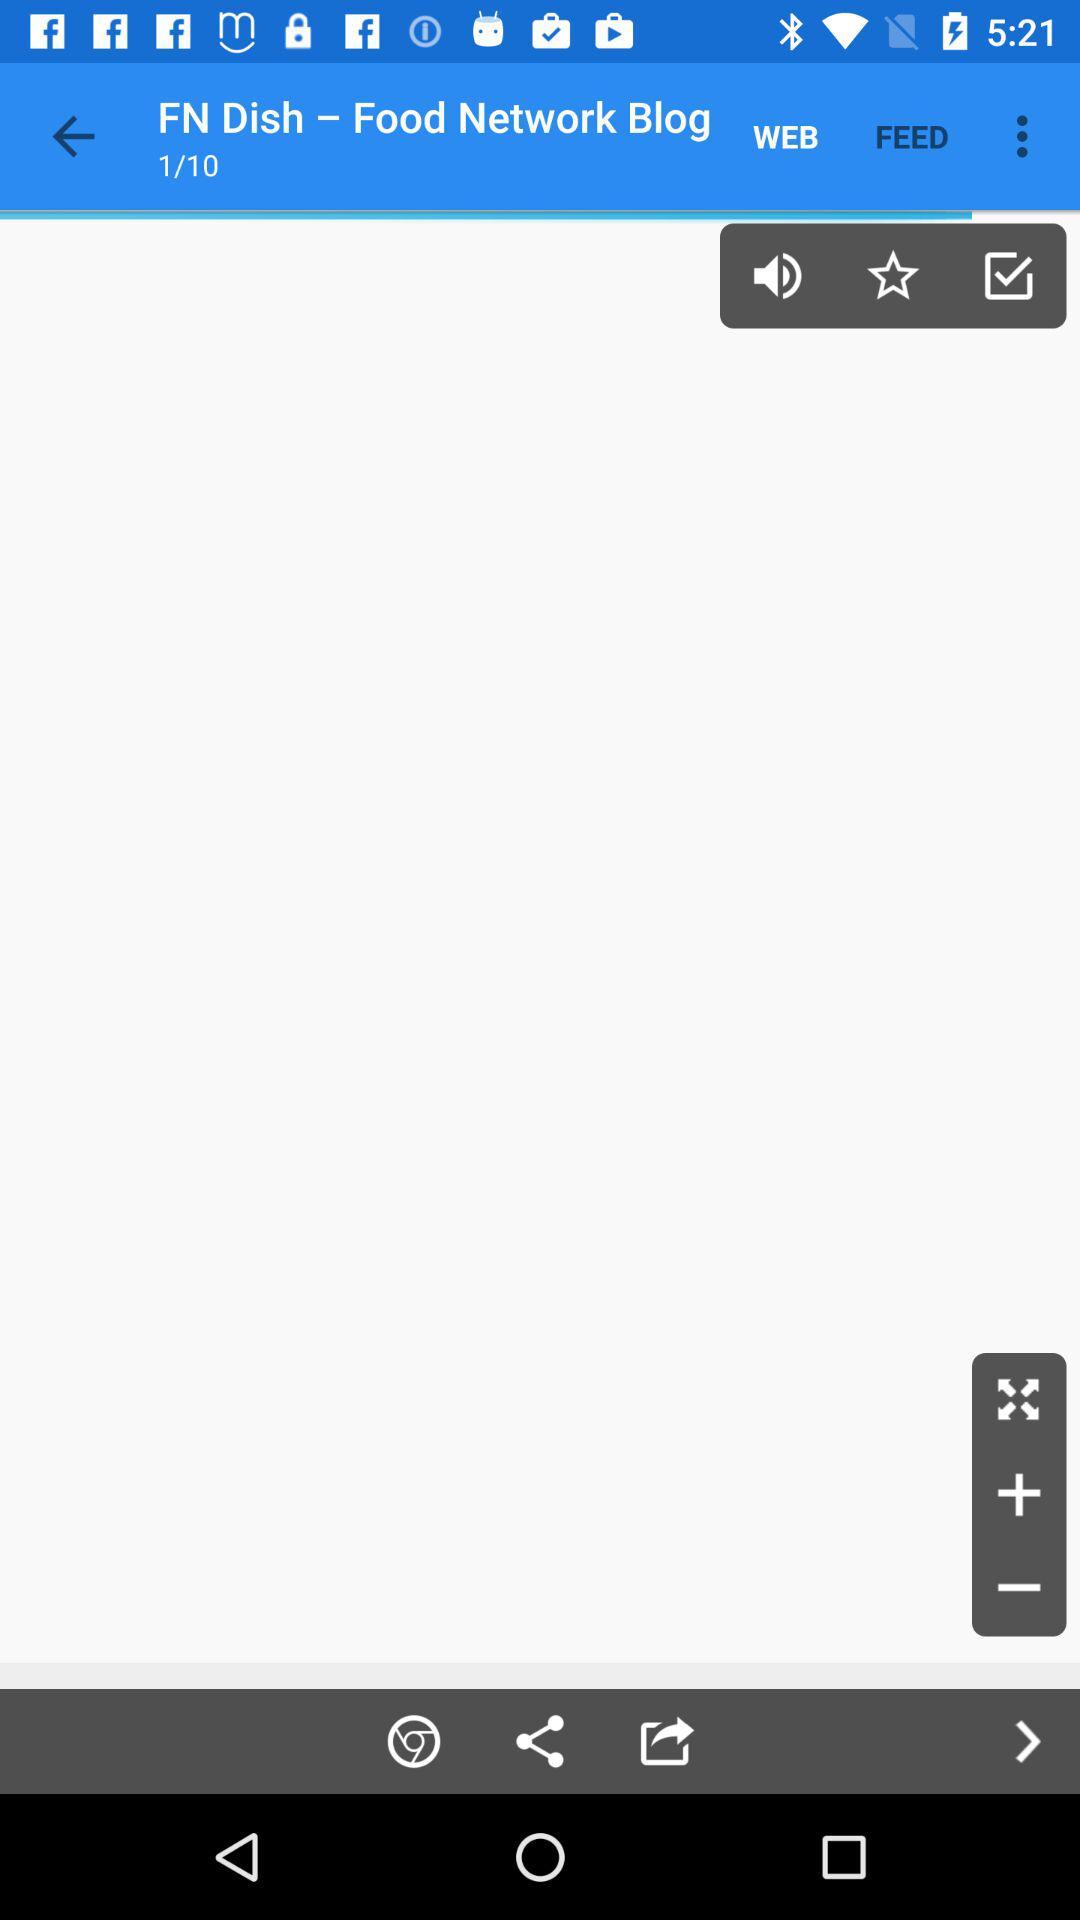 The width and height of the screenshot is (1080, 1920). Describe the element at coordinates (412, 1740) in the screenshot. I see `the globe icon` at that location.